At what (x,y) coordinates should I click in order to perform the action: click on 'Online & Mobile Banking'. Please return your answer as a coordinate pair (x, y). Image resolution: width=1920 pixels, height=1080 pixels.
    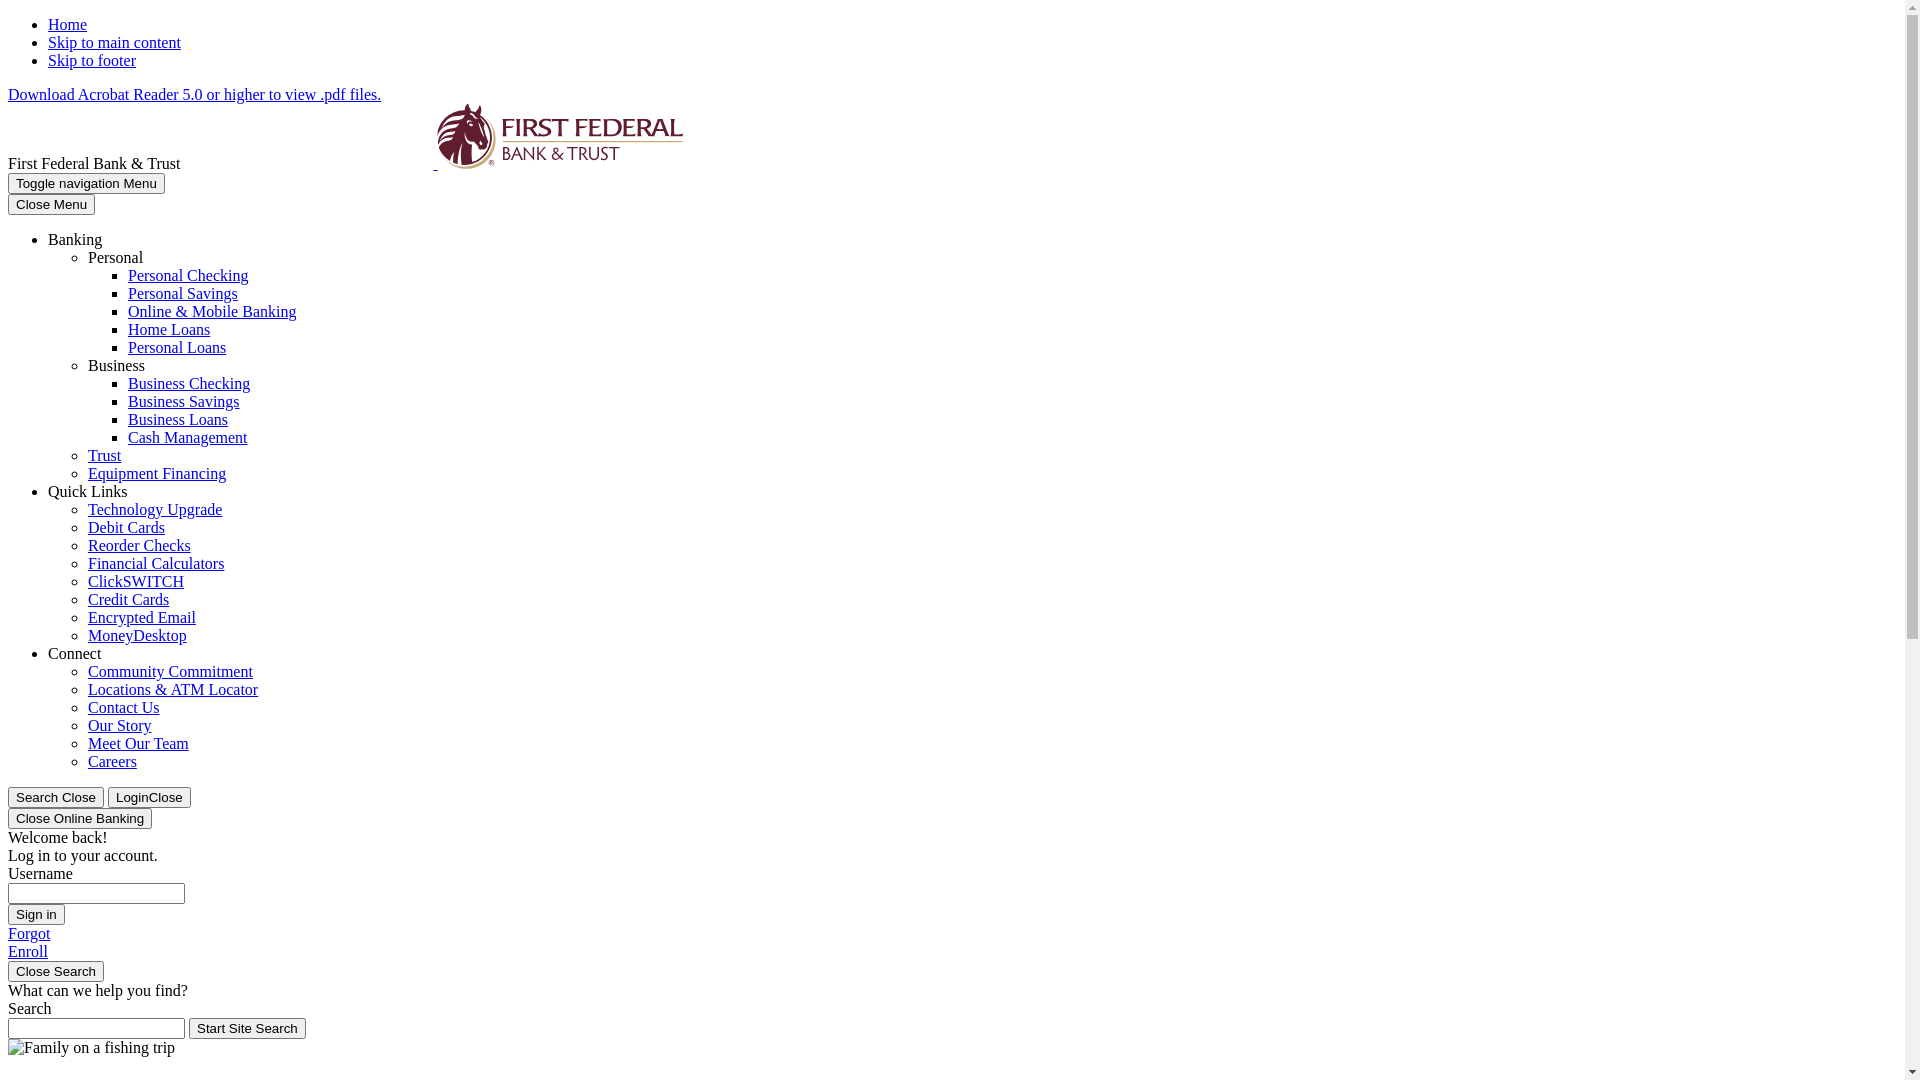
    Looking at the image, I should click on (211, 311).